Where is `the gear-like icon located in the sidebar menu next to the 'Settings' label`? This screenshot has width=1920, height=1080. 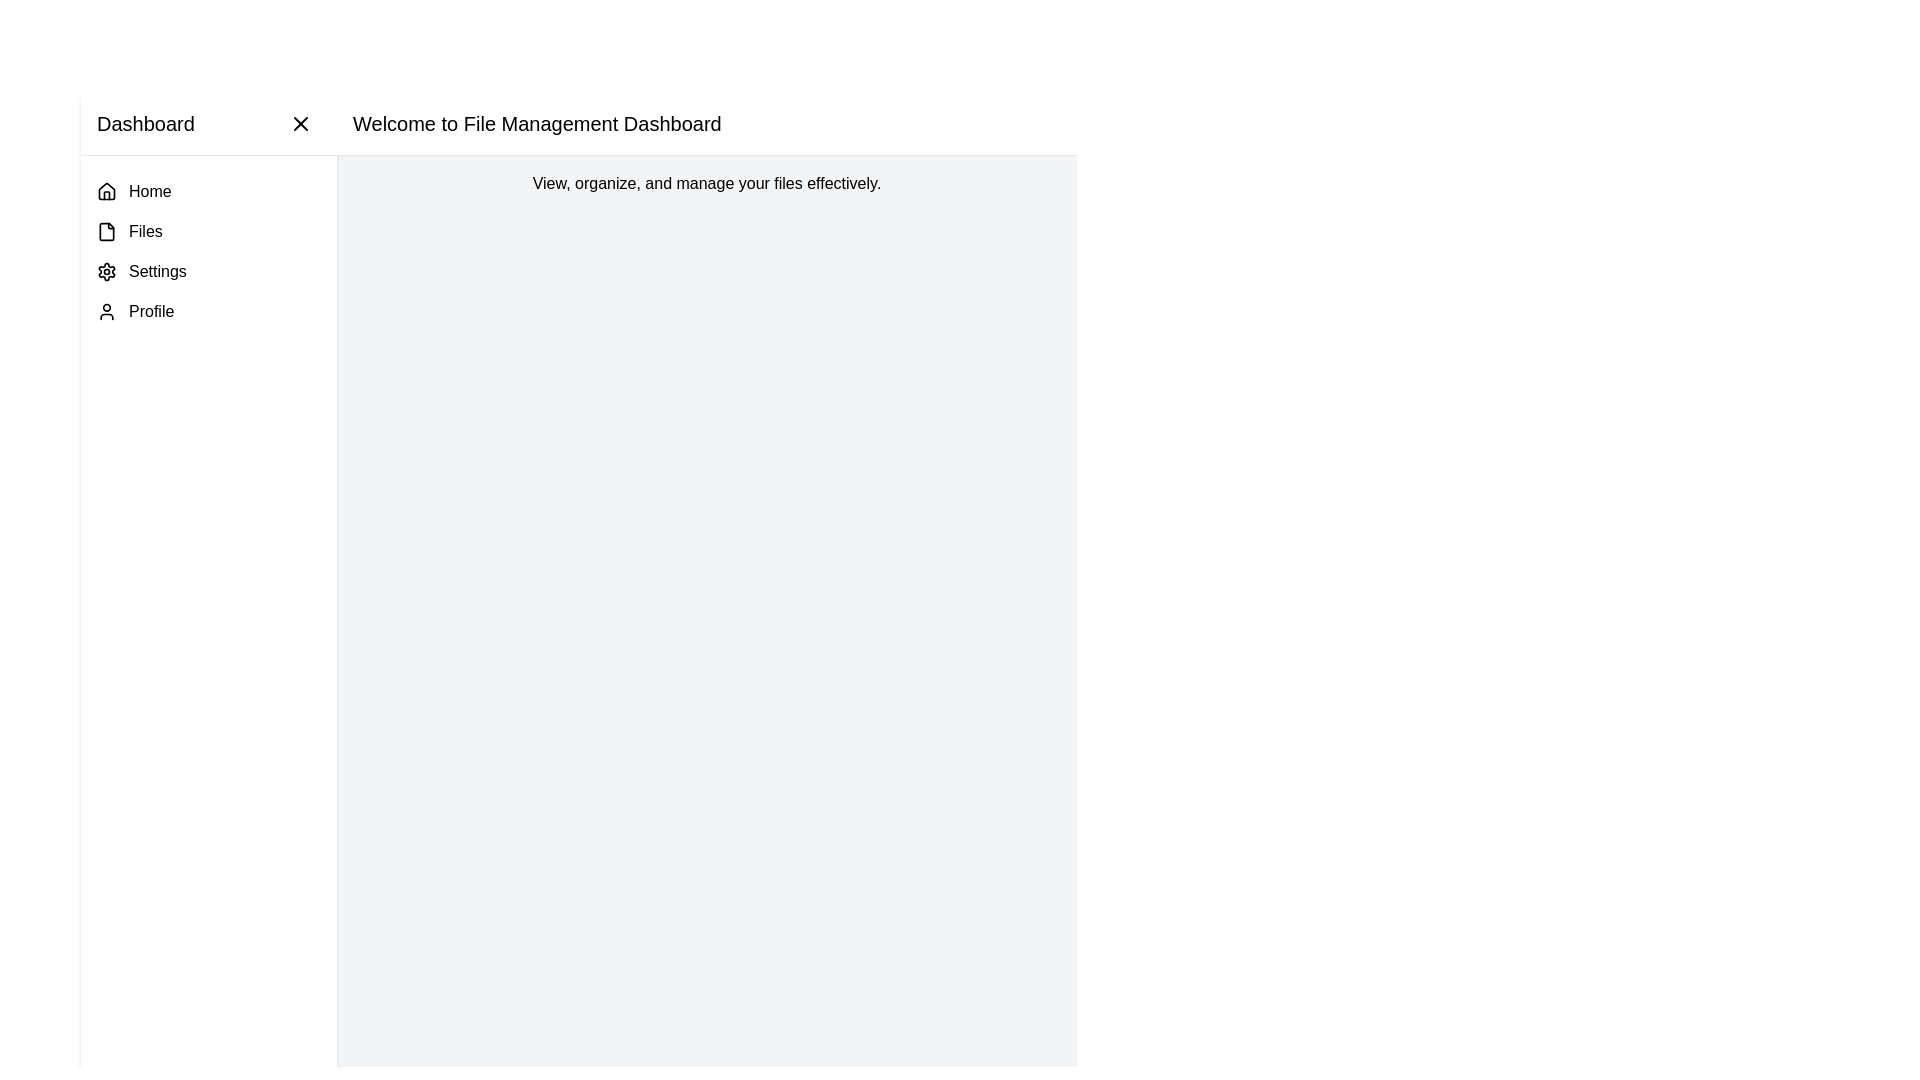 the gear-like icon located in the sidebar menu next to the 'Settings' label is located at coordinates (105, 272).